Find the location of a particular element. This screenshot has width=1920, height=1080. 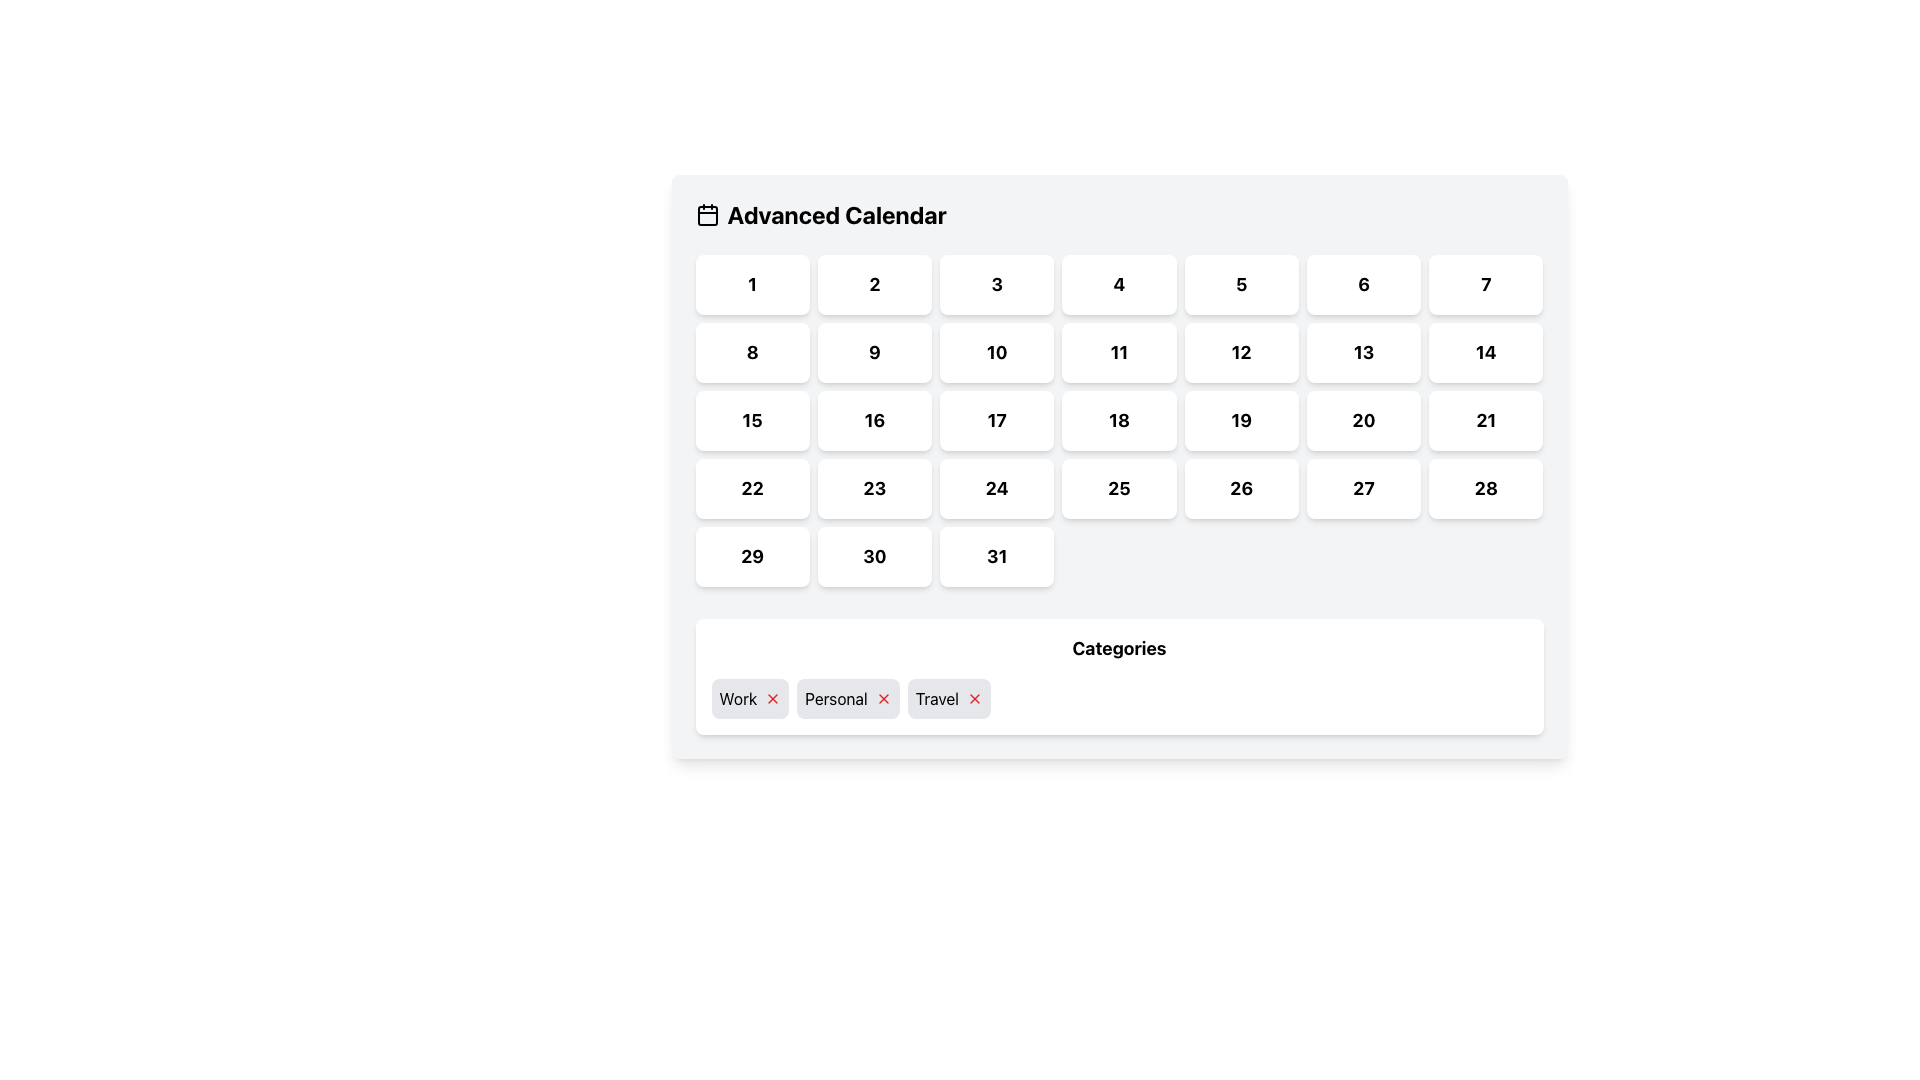

the selectable item representing the seventh day of the month in the calendar interface, which is located in the second row of the grid and is the seventh button from the top-left is located at coordinates (1486, 284).